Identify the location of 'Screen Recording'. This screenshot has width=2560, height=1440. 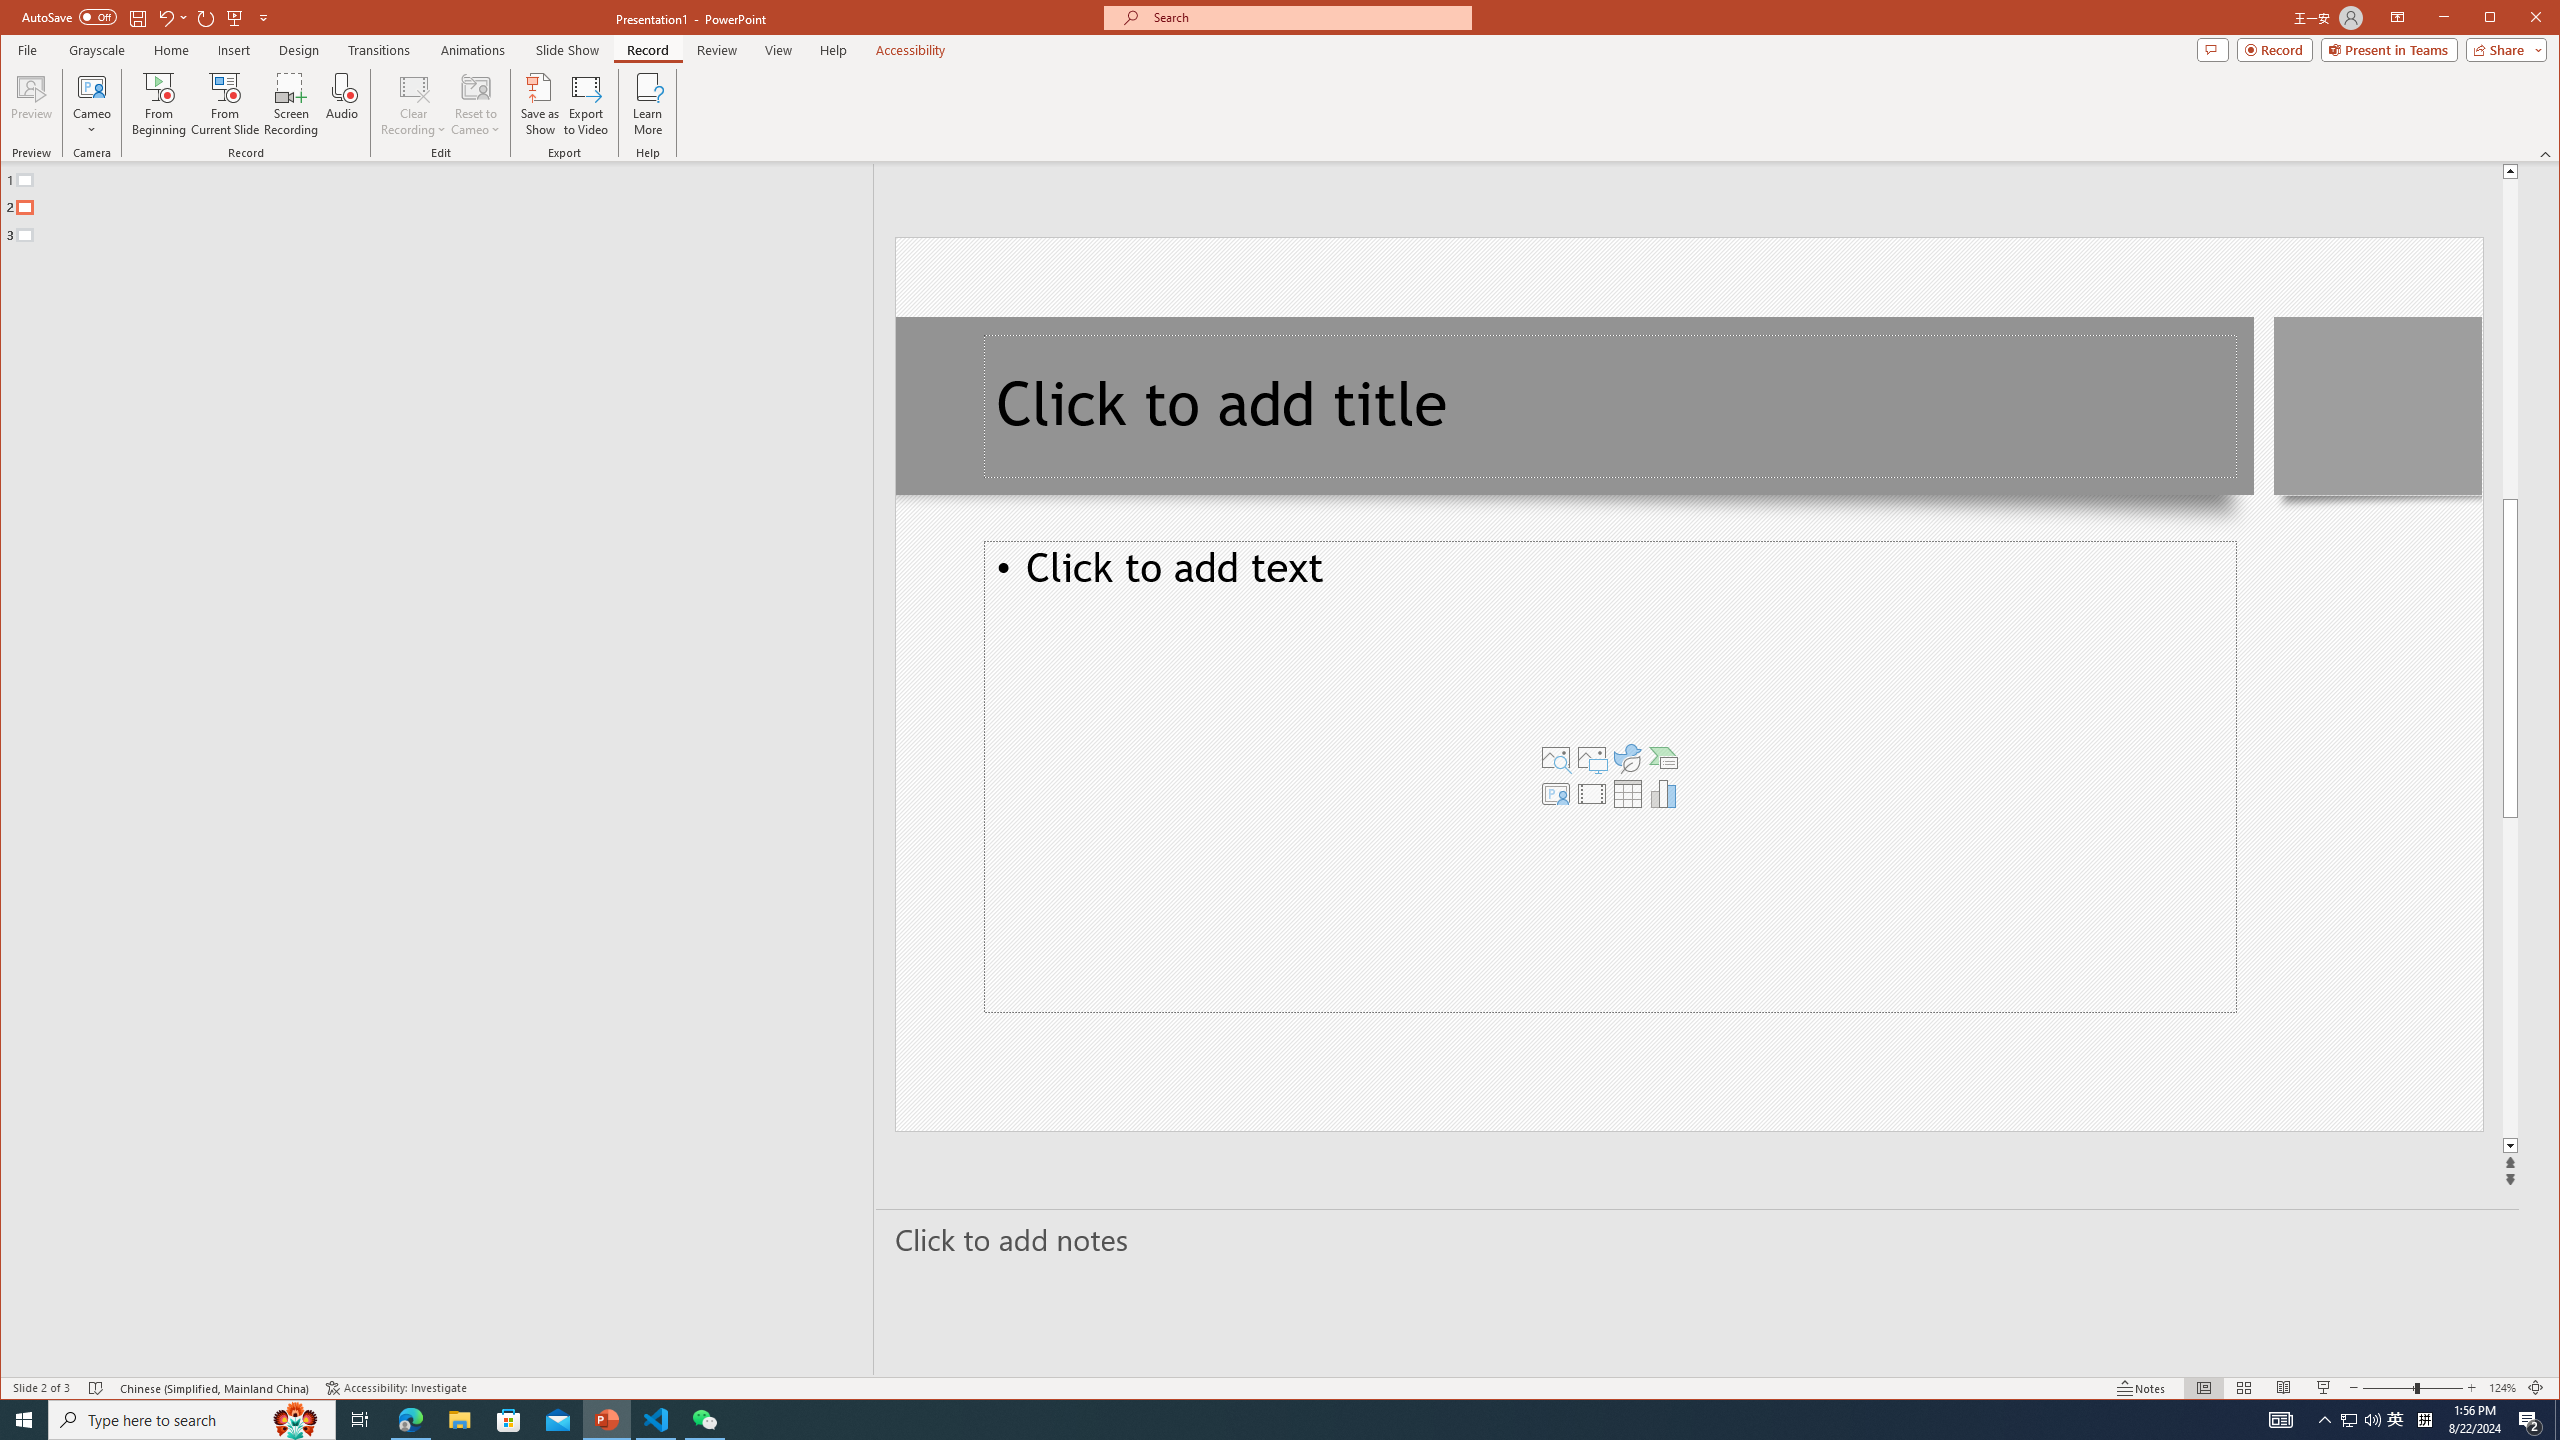
(289, 103).